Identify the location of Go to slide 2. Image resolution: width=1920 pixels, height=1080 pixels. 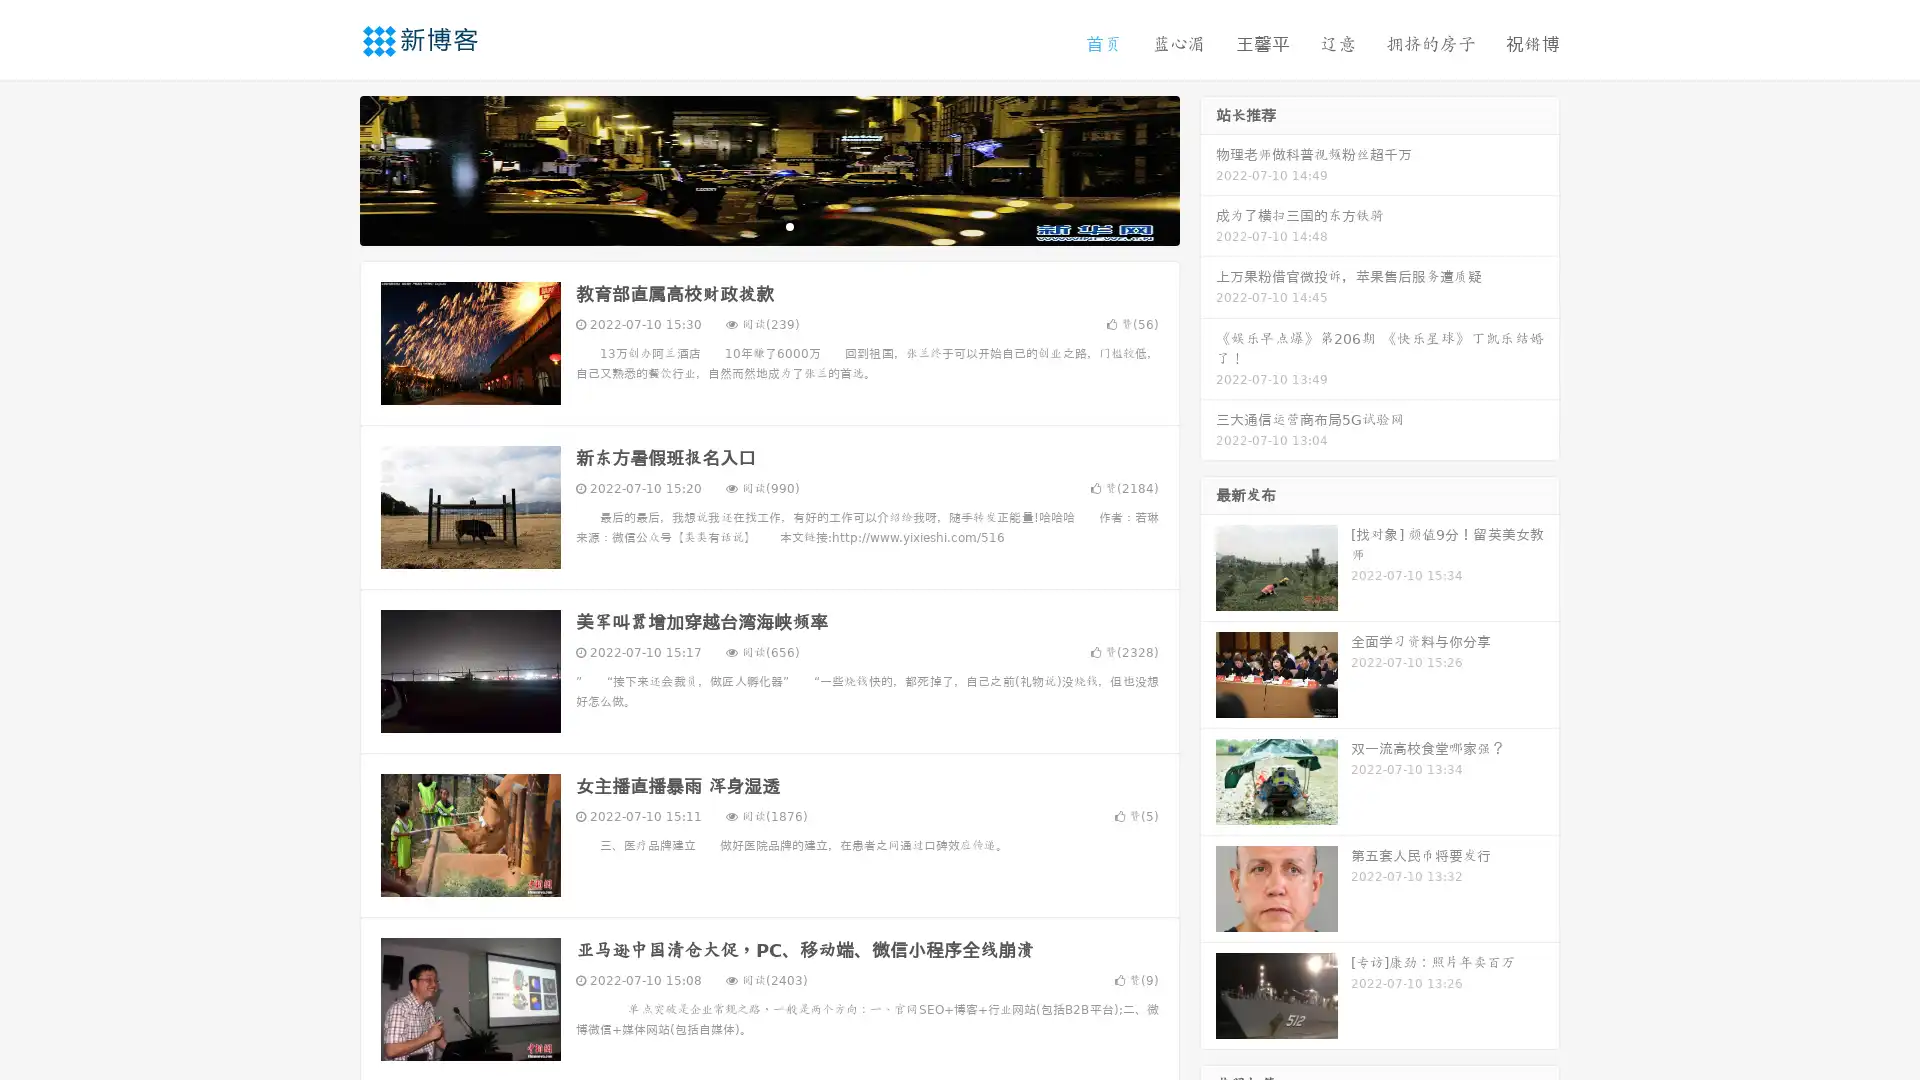
(768, 225).